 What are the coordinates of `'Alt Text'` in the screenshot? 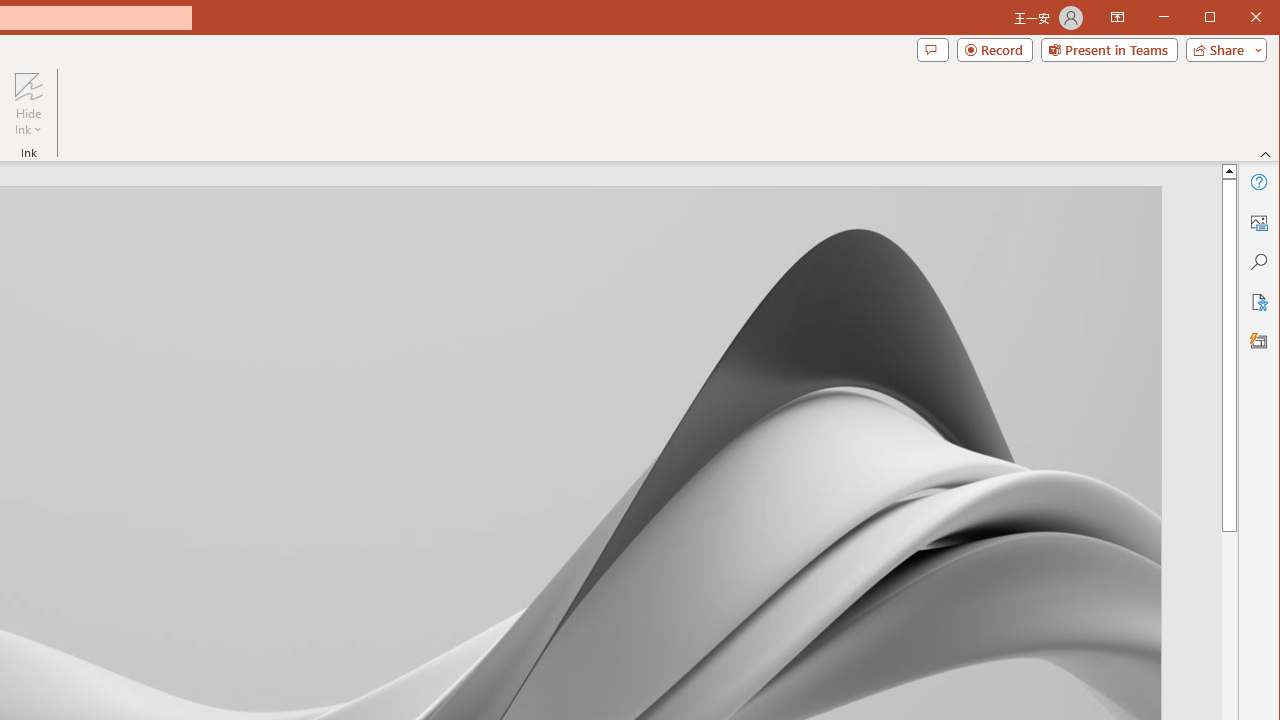 It's located at (1257, 222).